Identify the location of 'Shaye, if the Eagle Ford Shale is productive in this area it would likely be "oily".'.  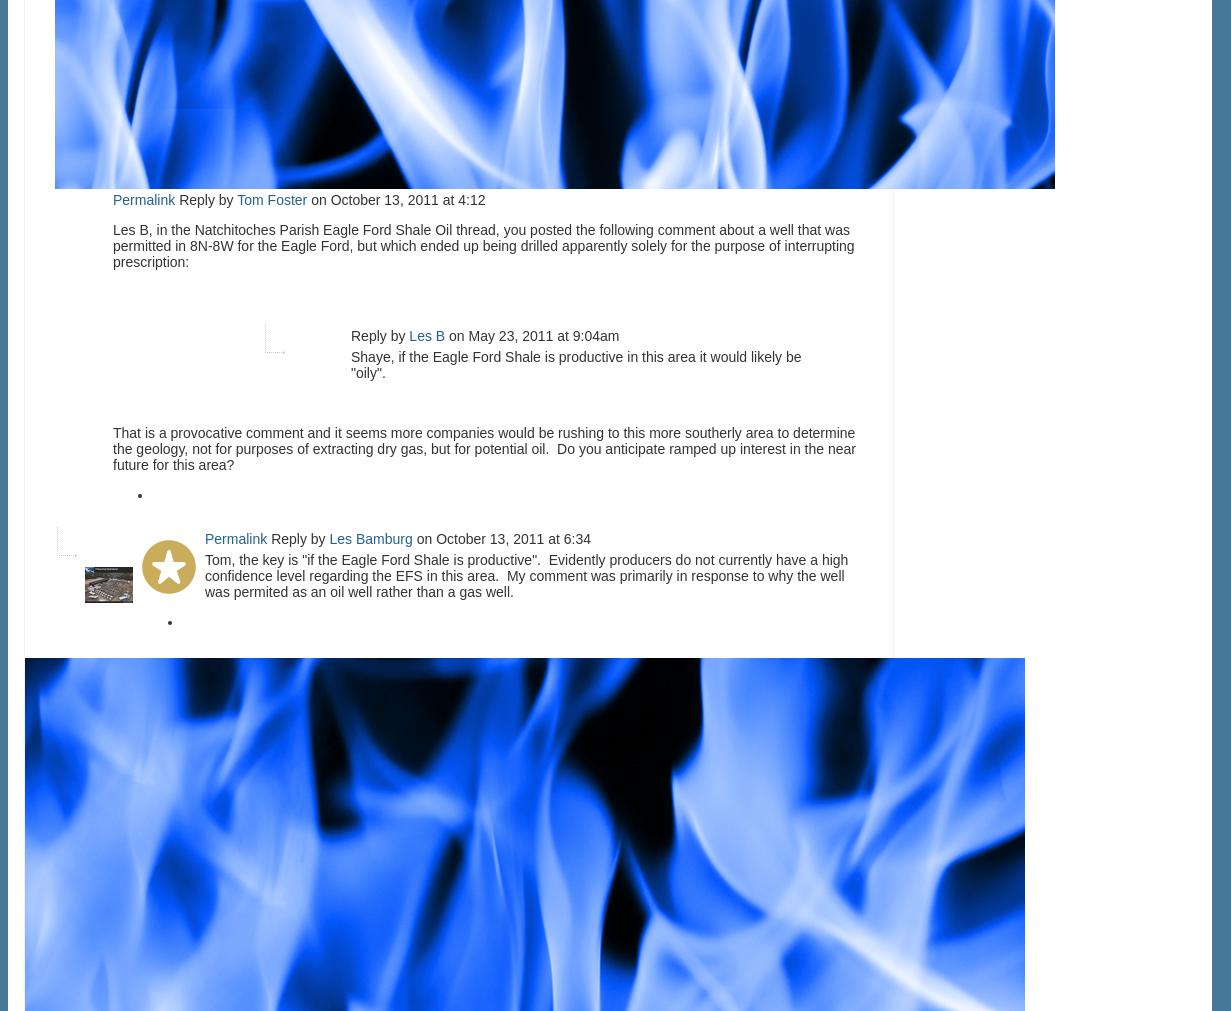
(575, 363).